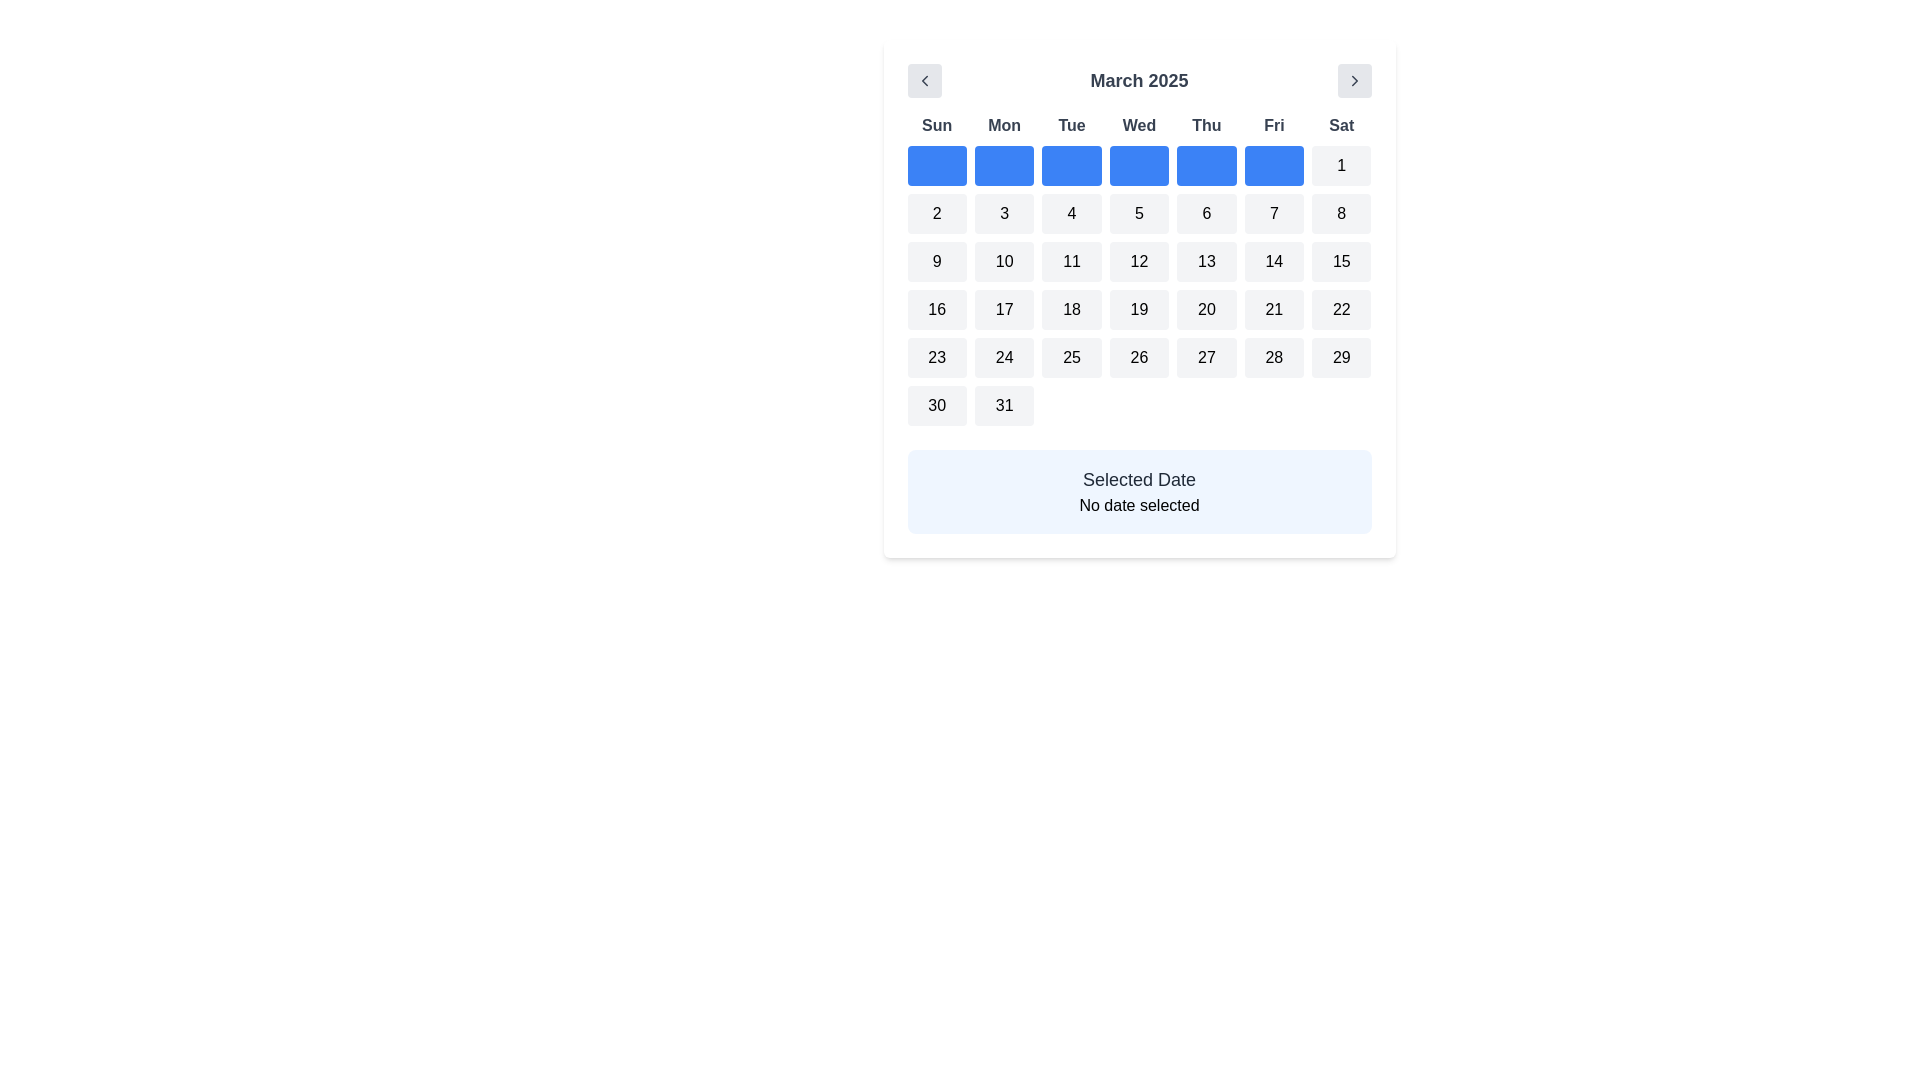 This screenshot has width=1920, height=1080. Describe the element at coordinates (1205, 357) in the screenshot. I see `the interactive calendar date button representing Friday in the monthly view` at that location.